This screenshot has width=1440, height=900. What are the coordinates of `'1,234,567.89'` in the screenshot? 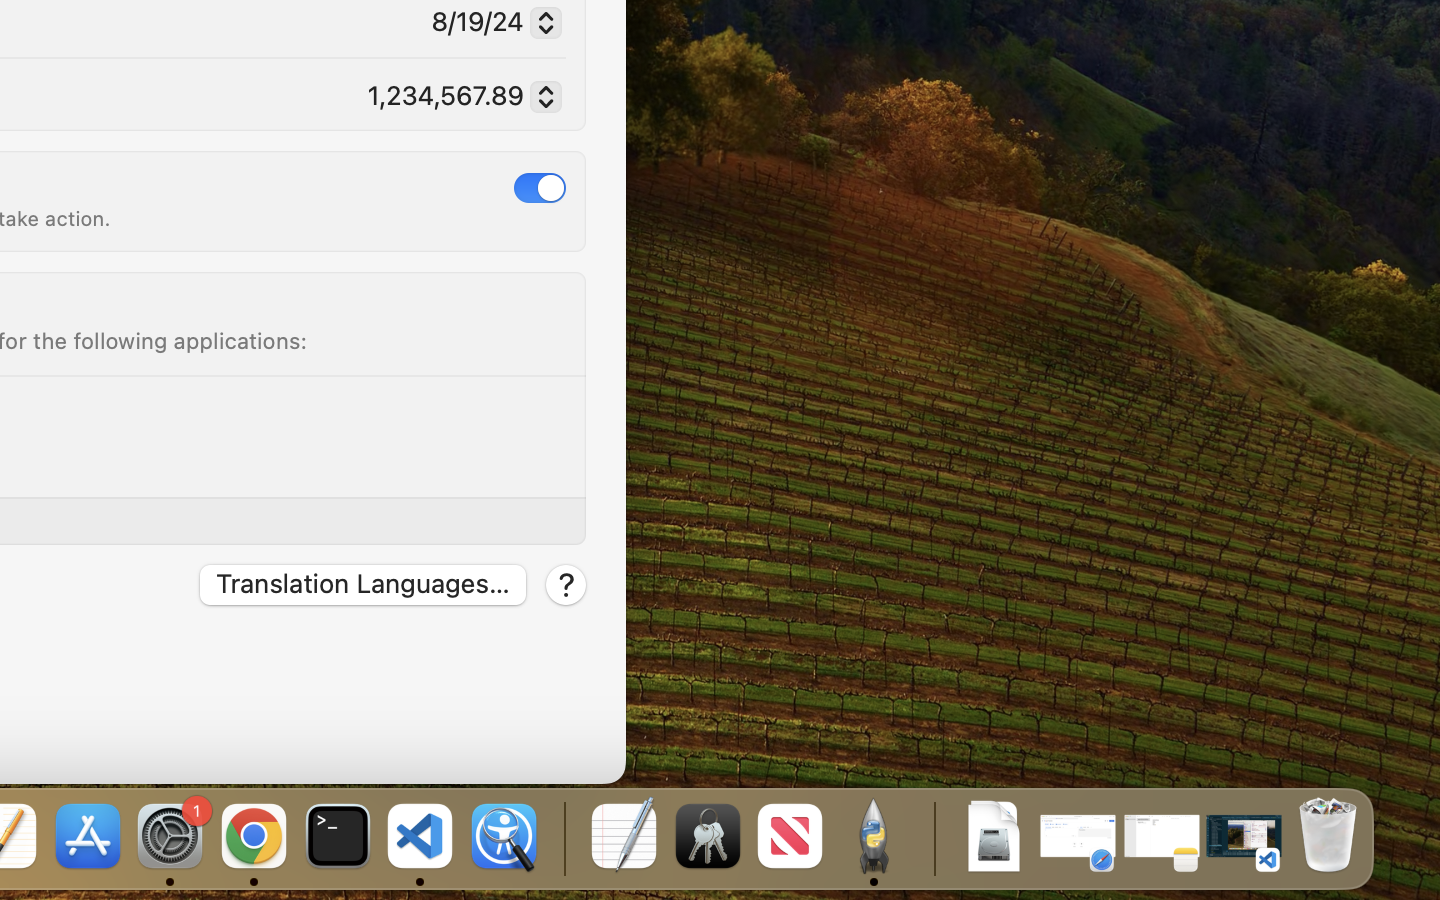 It's located at (456, 98).